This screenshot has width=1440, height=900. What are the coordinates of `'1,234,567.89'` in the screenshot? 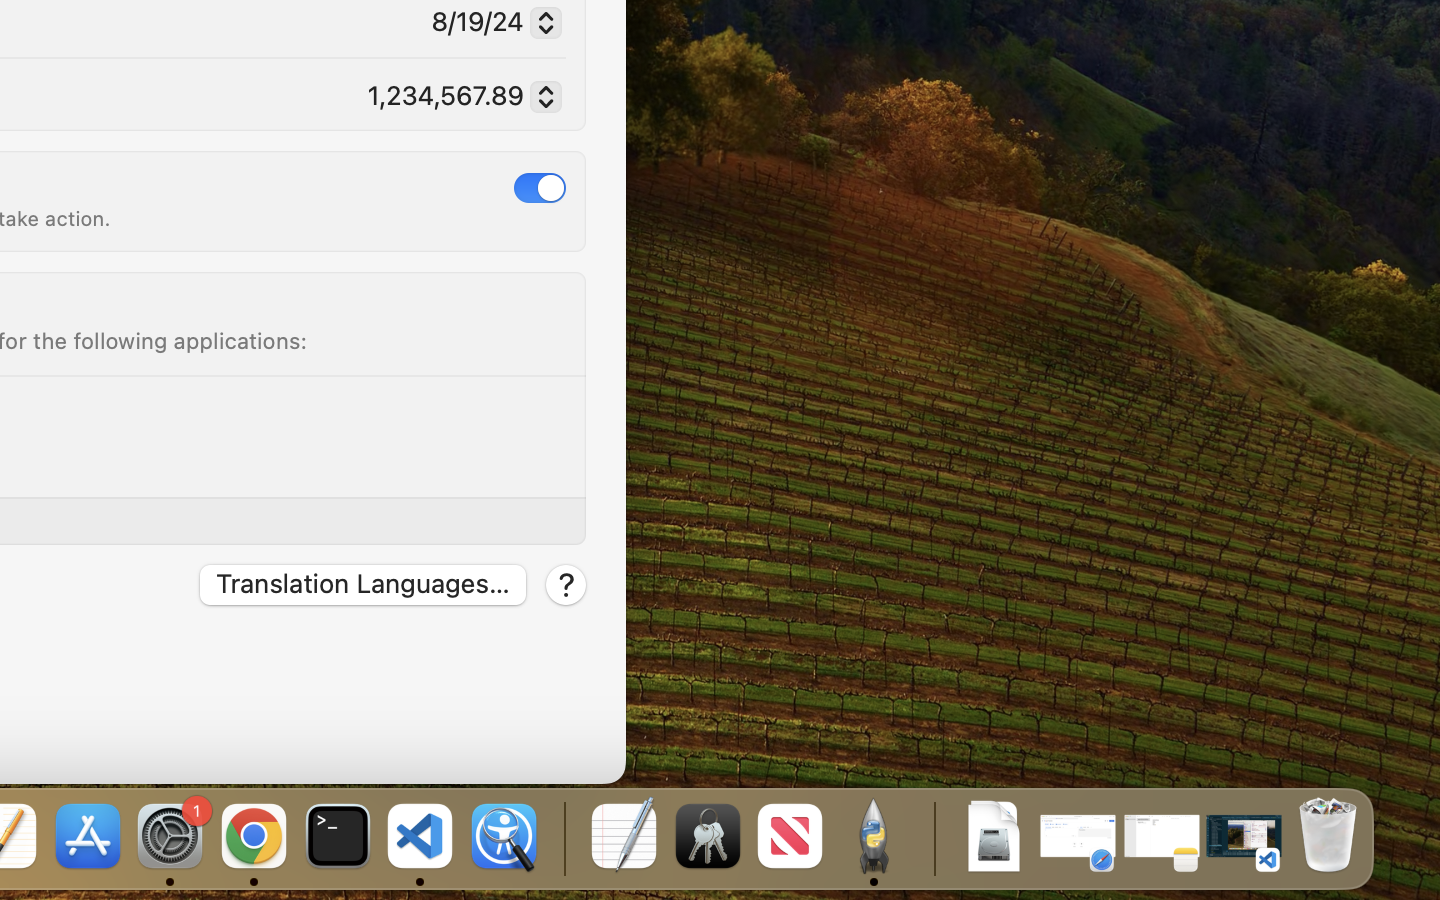 It's located at (456, 98).